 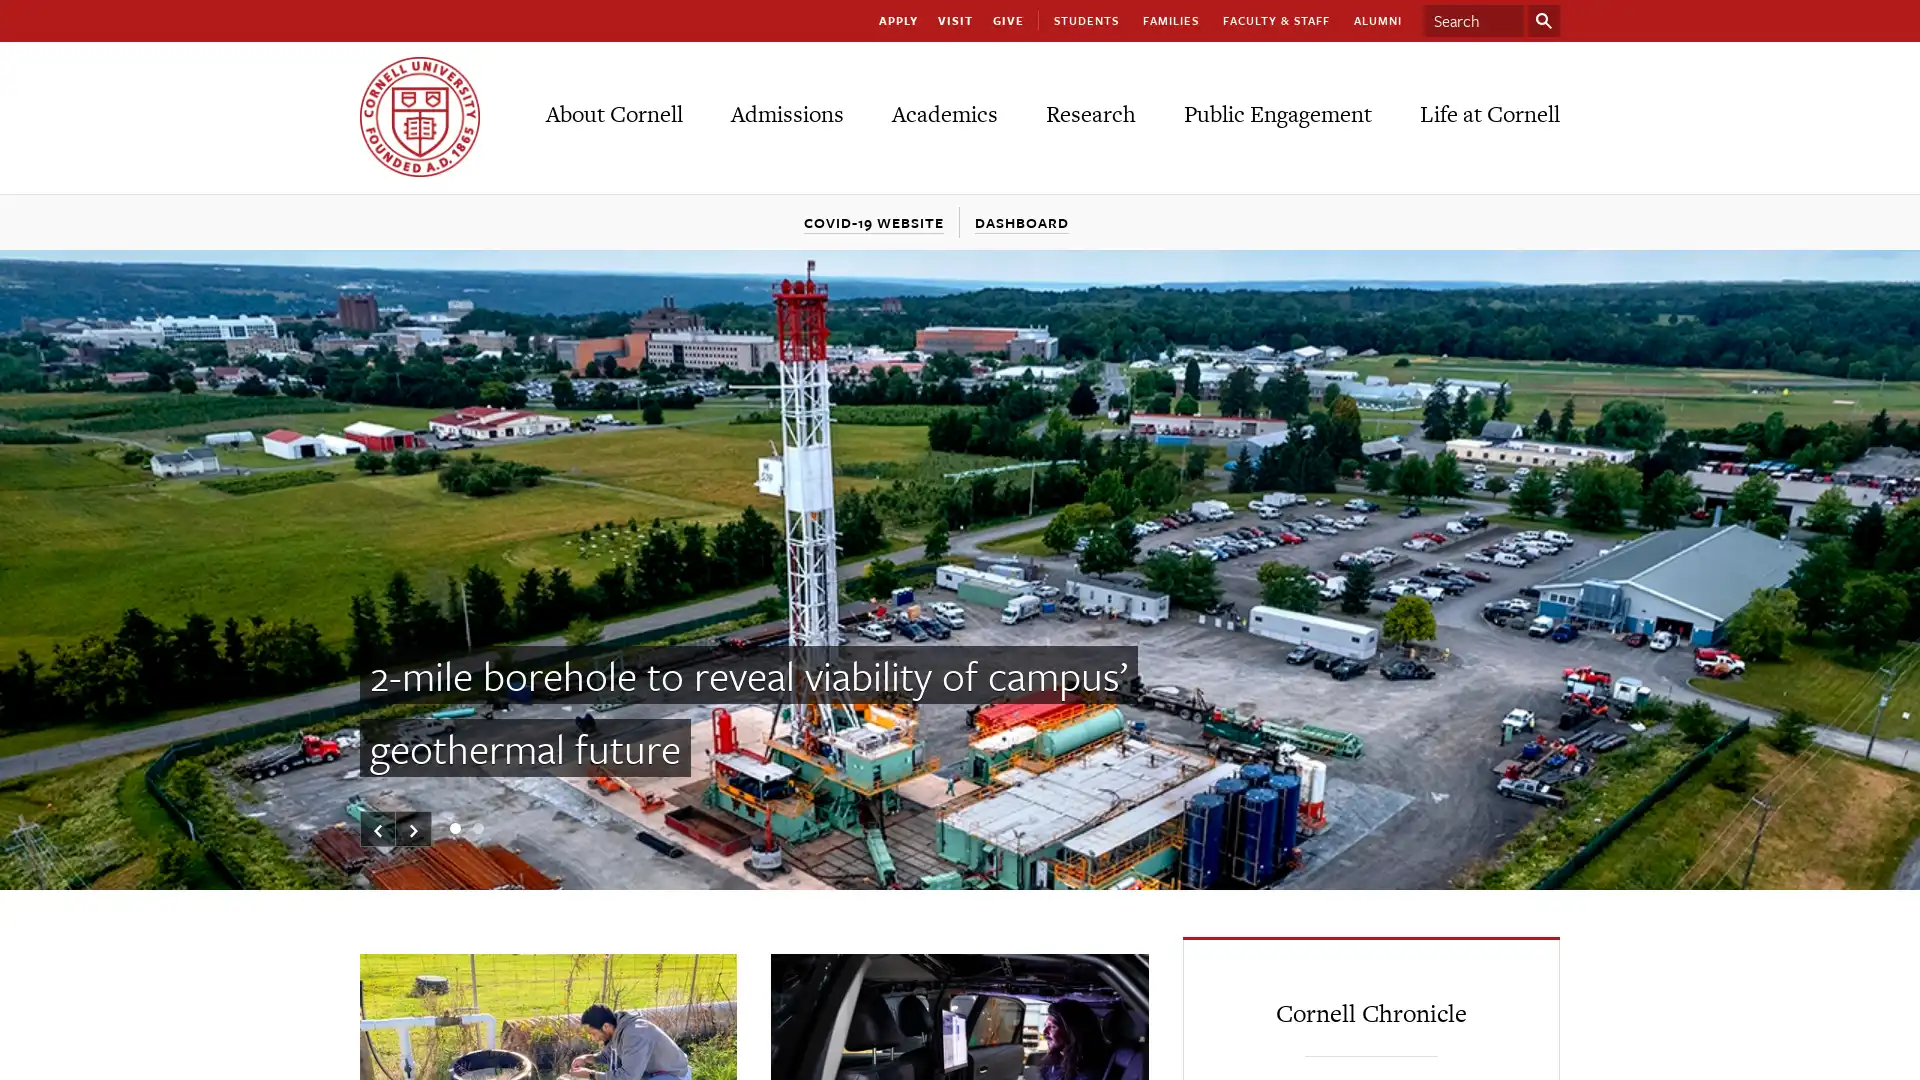 What do you see at coordinates (412, 829) in the screenshot?
I see `Next slide` at bounding box center [412, 829].